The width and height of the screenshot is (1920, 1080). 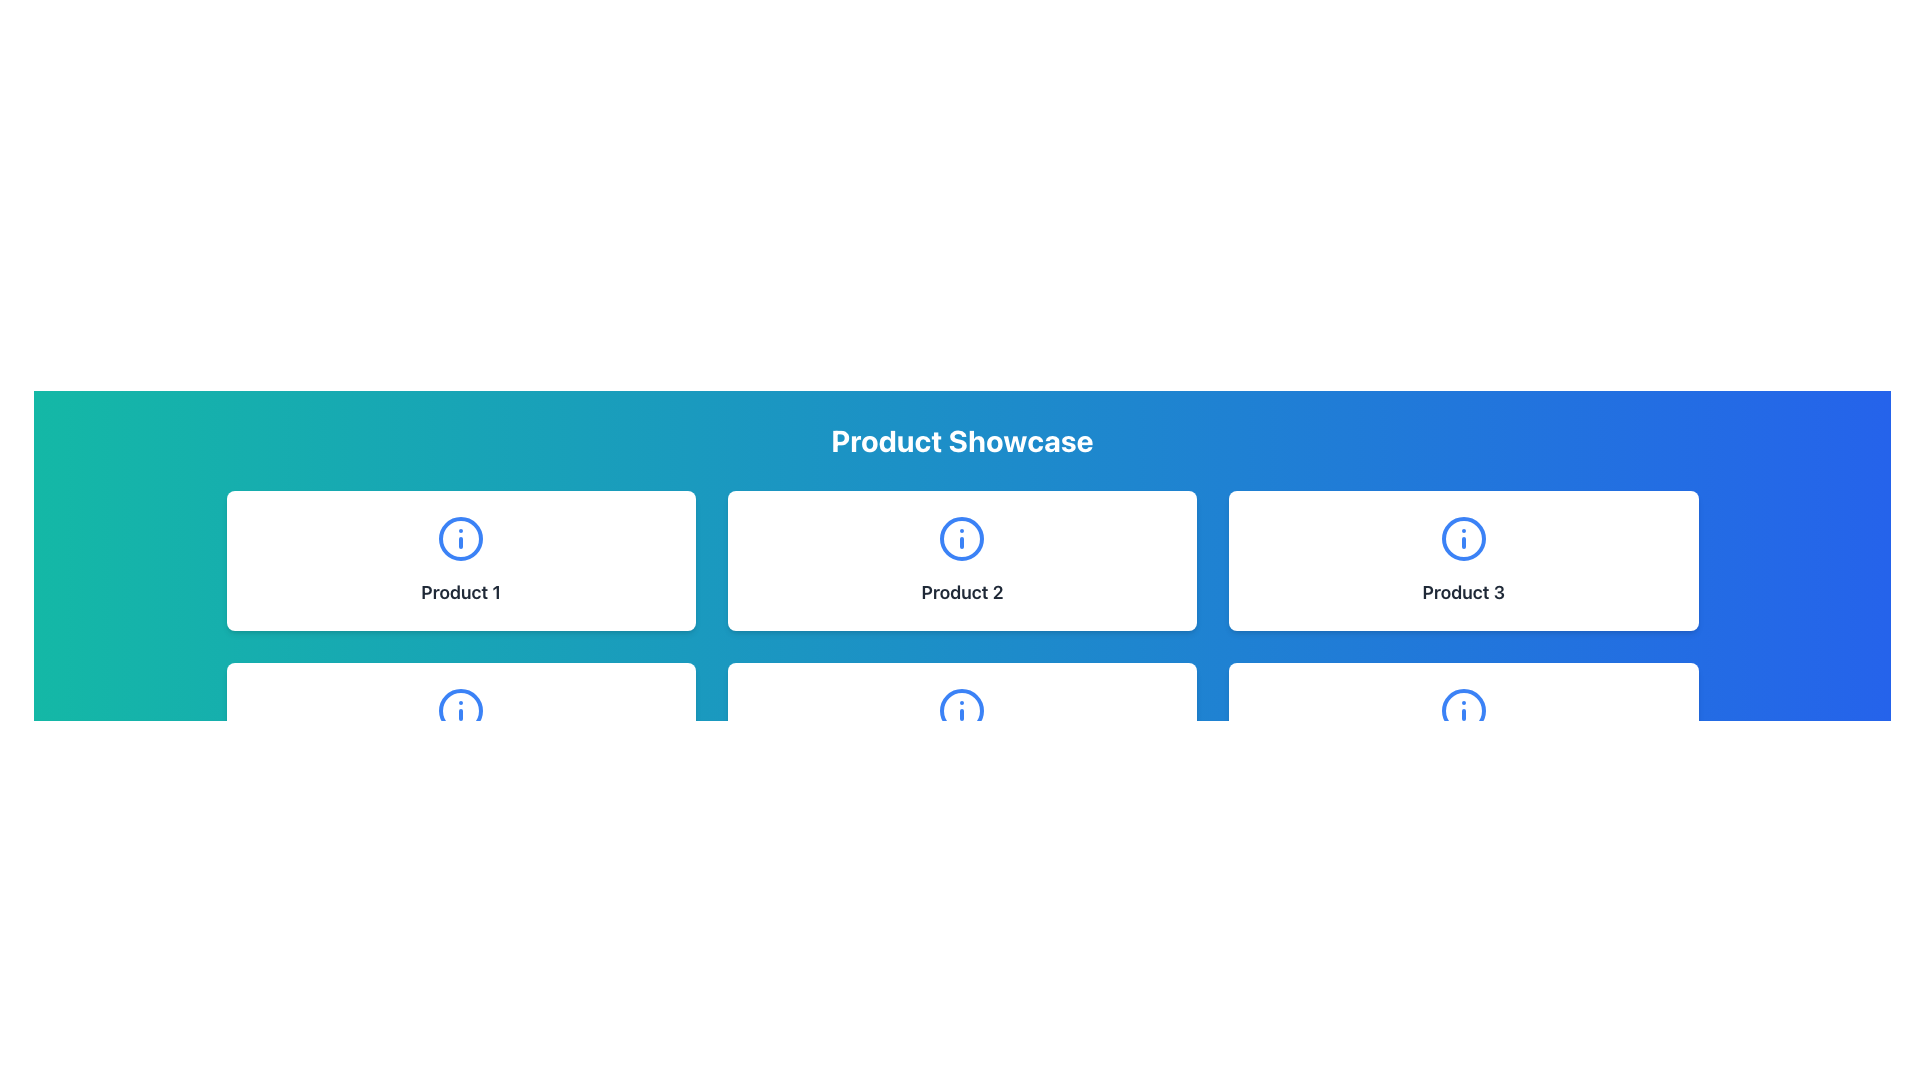 What do you see at coordinates (962, 538) in the screenshot?
I see `the blue circular SVG icon located in the middle circle of the 'Product 2' section` at bounding box center [962, 538].